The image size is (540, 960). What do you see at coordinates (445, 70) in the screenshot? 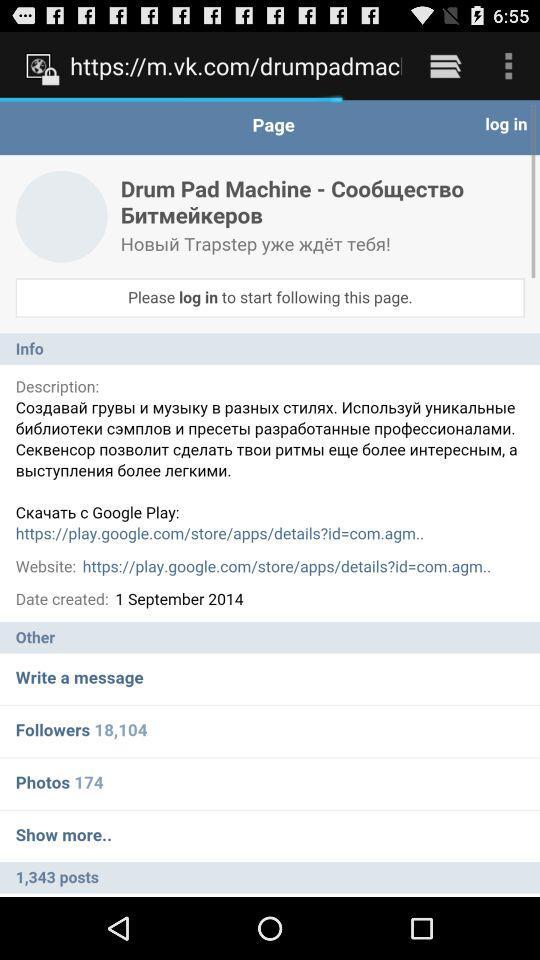
I see `the switcher icon` at bounding box center [445, 70].